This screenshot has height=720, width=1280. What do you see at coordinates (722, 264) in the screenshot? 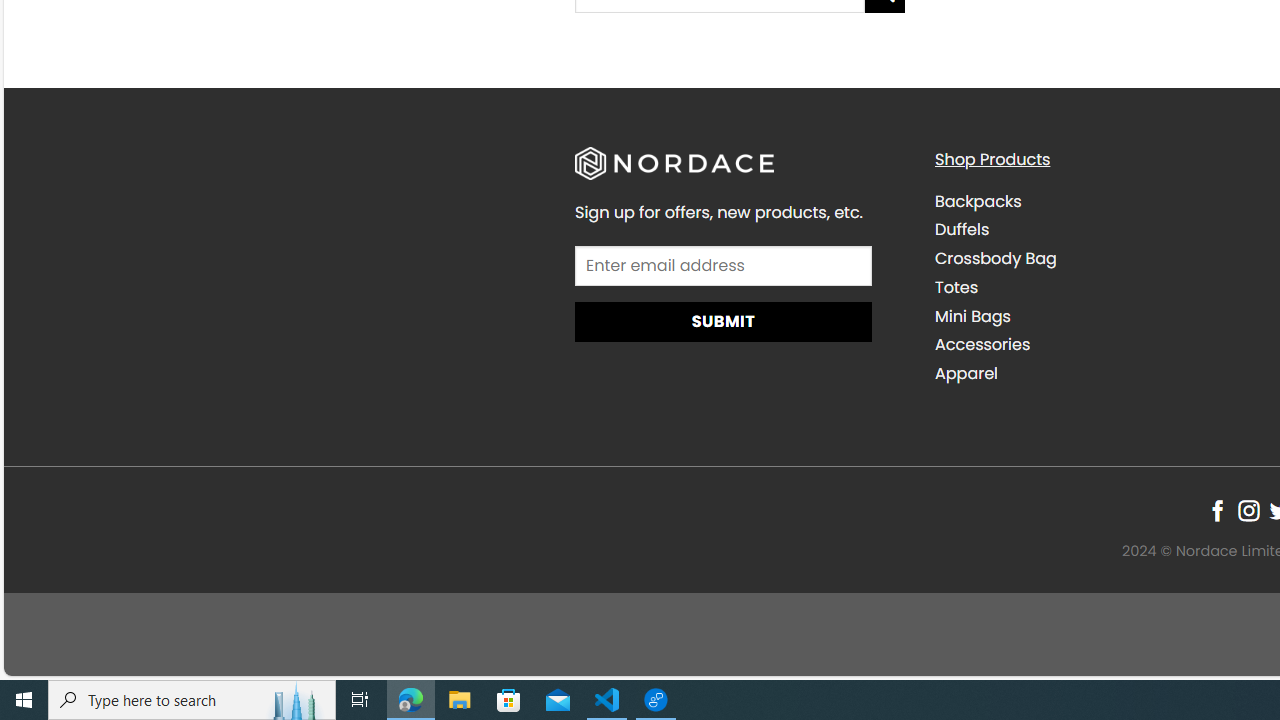
I see `'AutomationID: input_4_1'` at bounding box center [722, 264].